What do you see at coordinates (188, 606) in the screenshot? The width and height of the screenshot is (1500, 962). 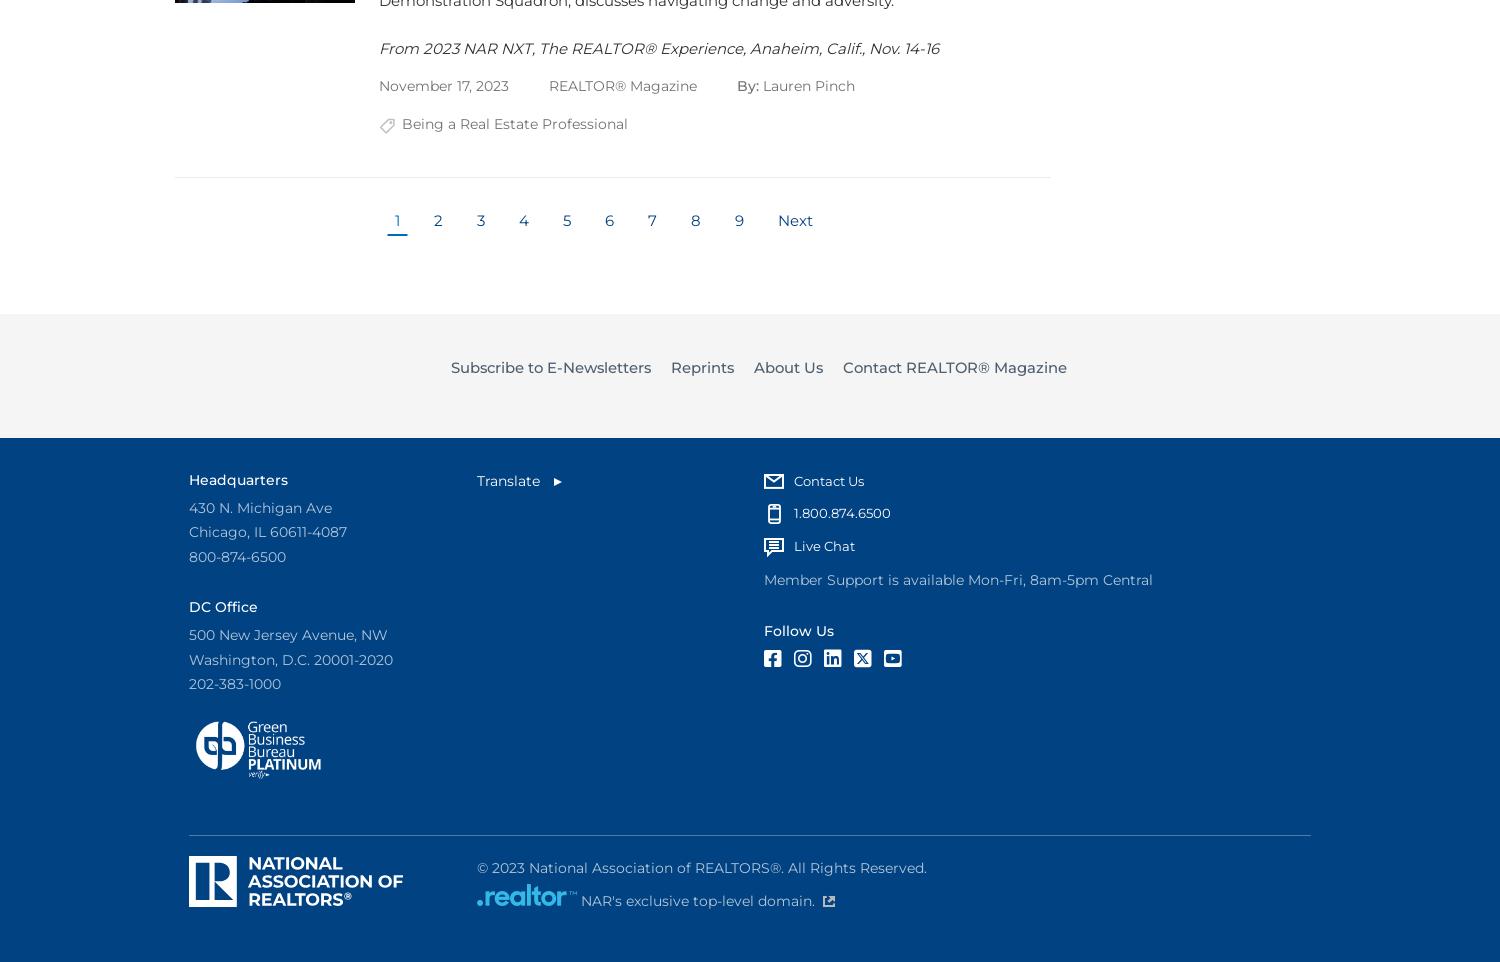 I see `'DC Office'` at bounding box center [188, 606].